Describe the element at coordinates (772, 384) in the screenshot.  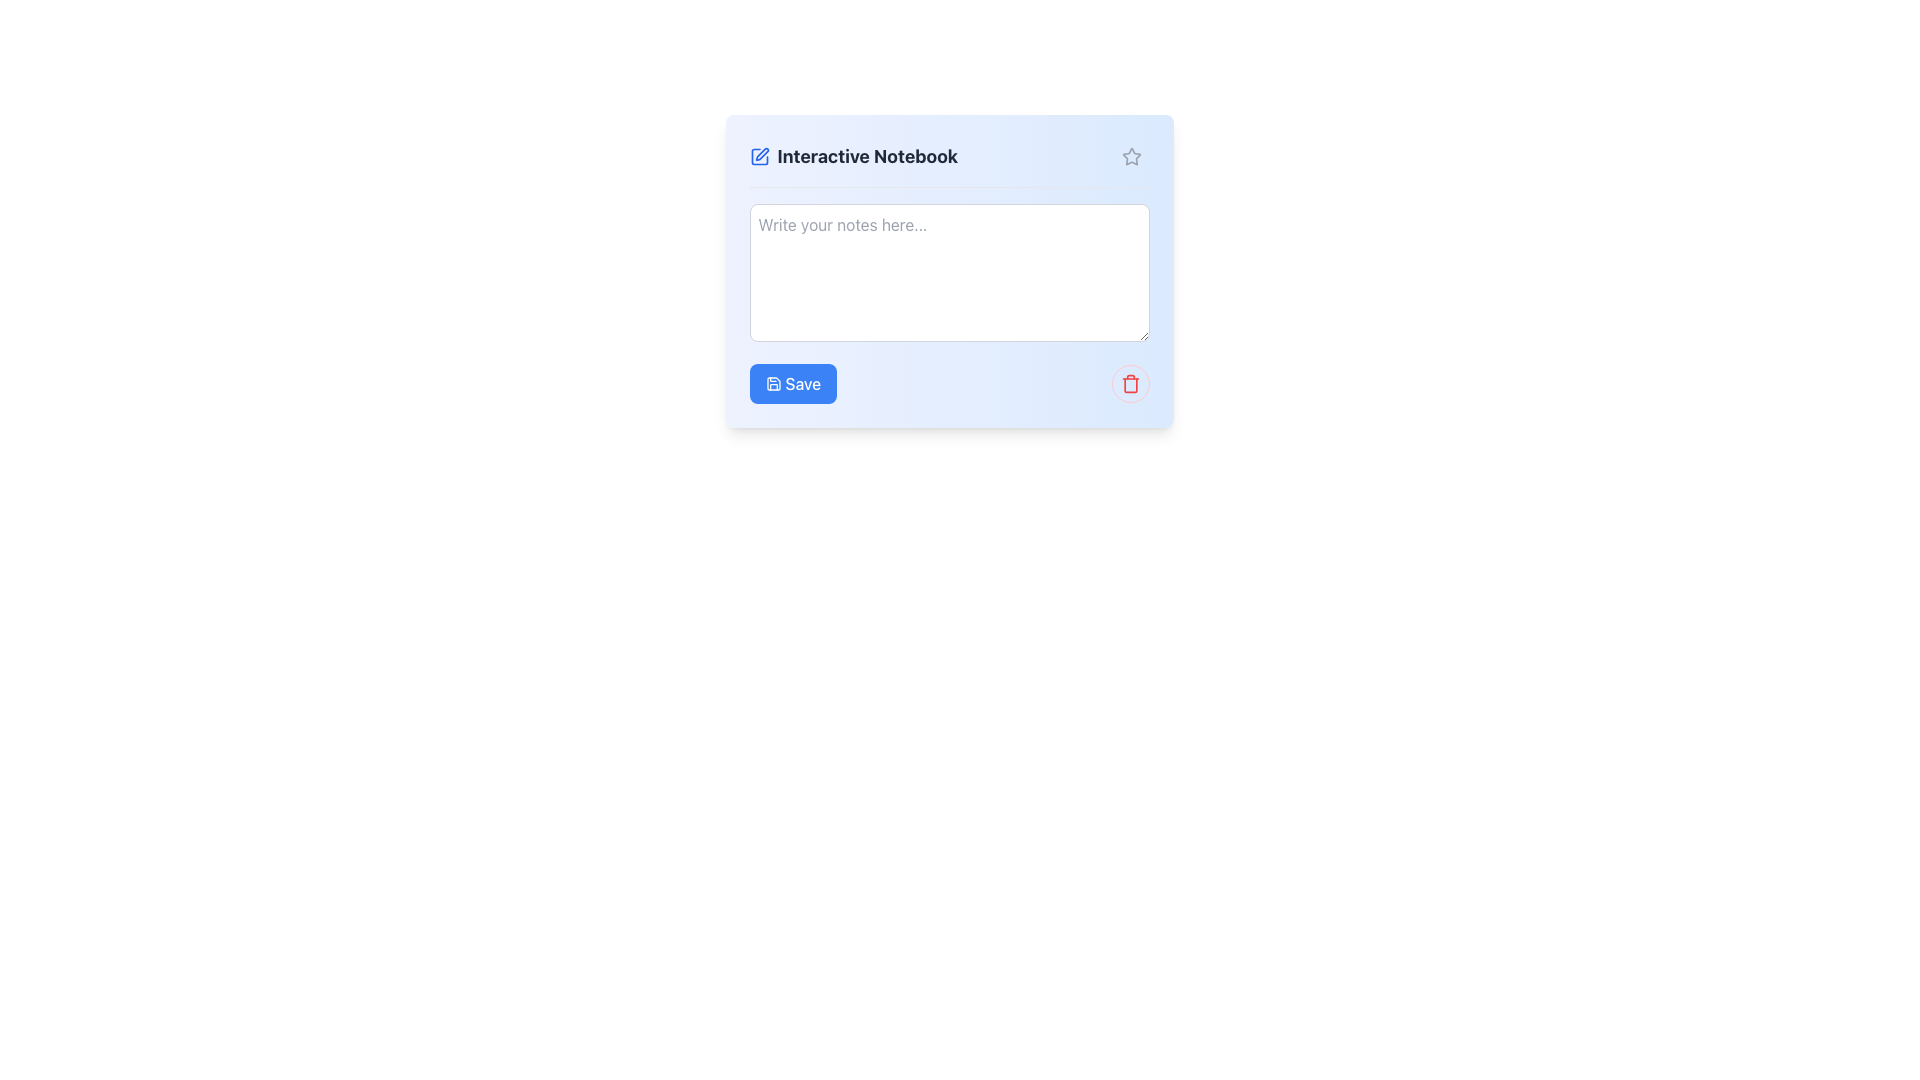
I see `the save icon located within the blue rectangular button labeled 'Save' at the bottom-left corner of the interactive notebook interface` at that location.